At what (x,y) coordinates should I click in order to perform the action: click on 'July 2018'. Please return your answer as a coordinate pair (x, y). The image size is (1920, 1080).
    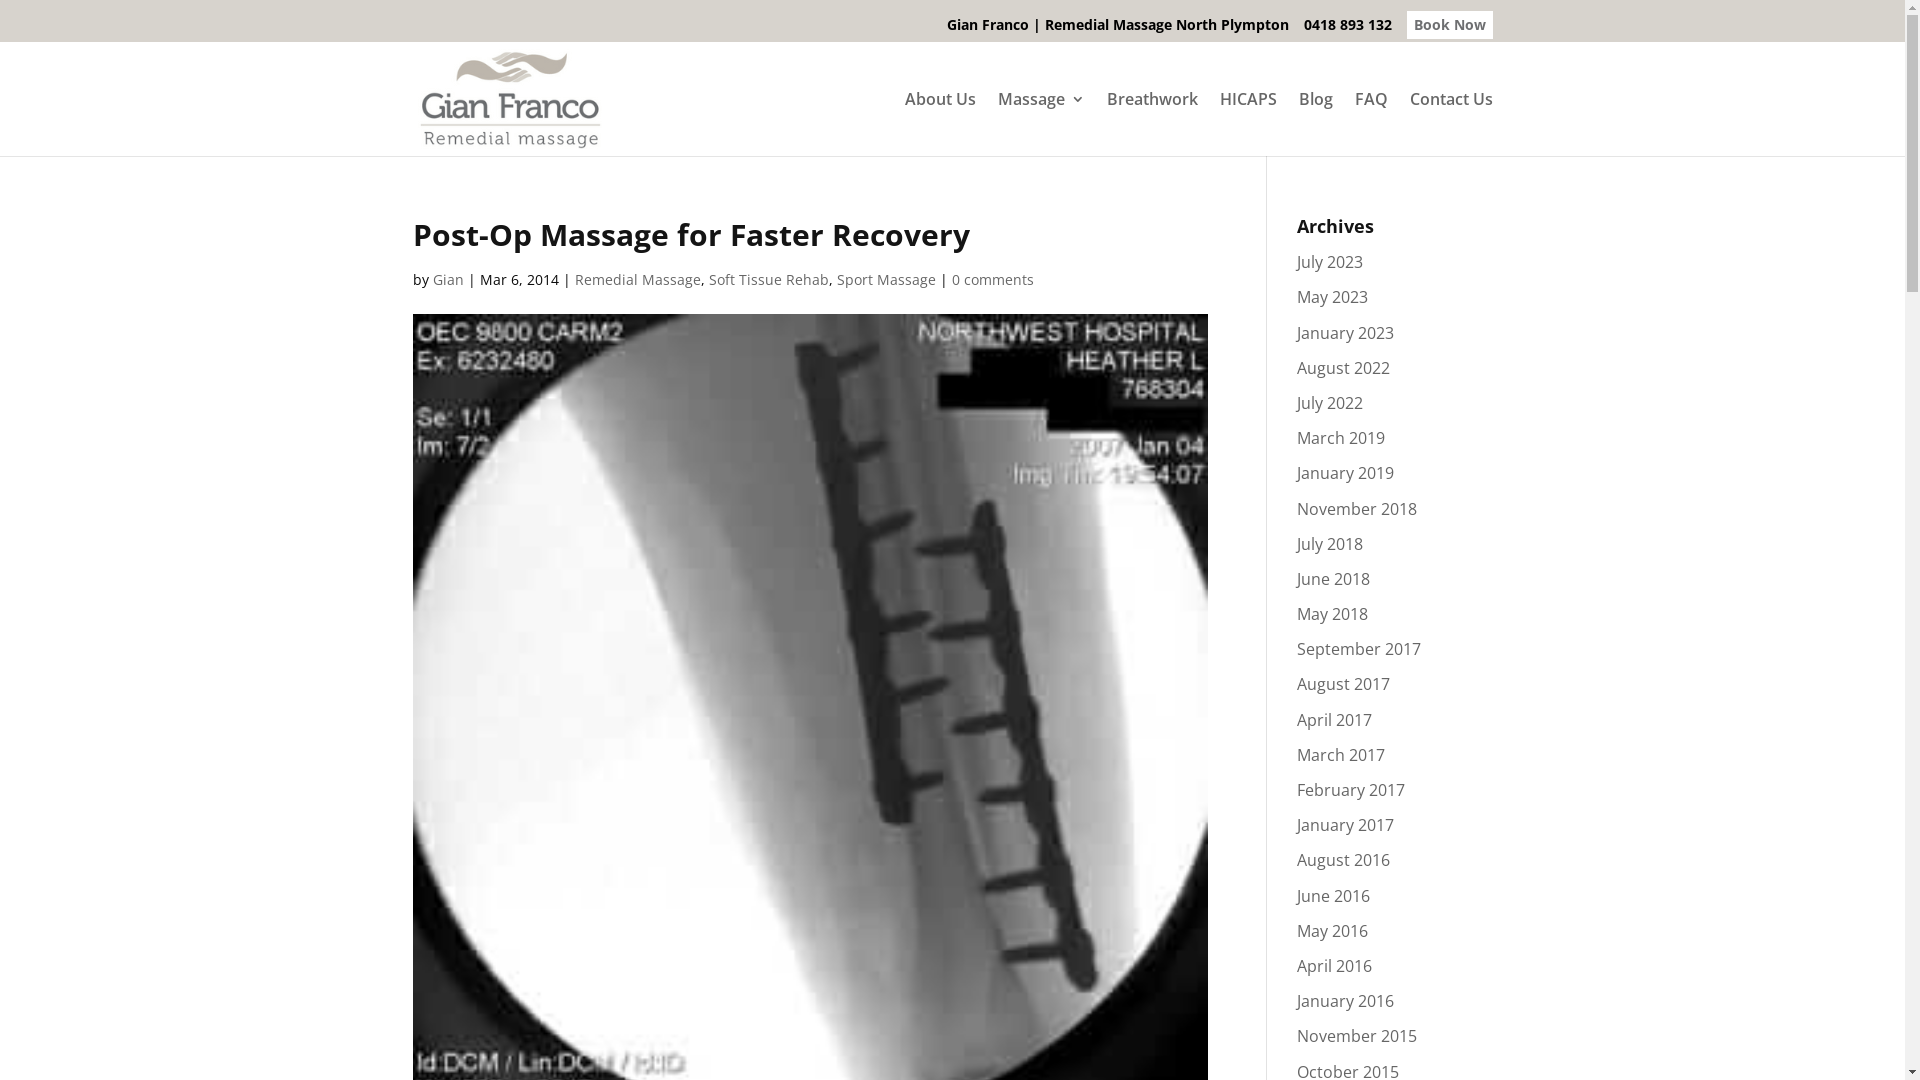
    Looking at the image, I should click on (1329, 543).